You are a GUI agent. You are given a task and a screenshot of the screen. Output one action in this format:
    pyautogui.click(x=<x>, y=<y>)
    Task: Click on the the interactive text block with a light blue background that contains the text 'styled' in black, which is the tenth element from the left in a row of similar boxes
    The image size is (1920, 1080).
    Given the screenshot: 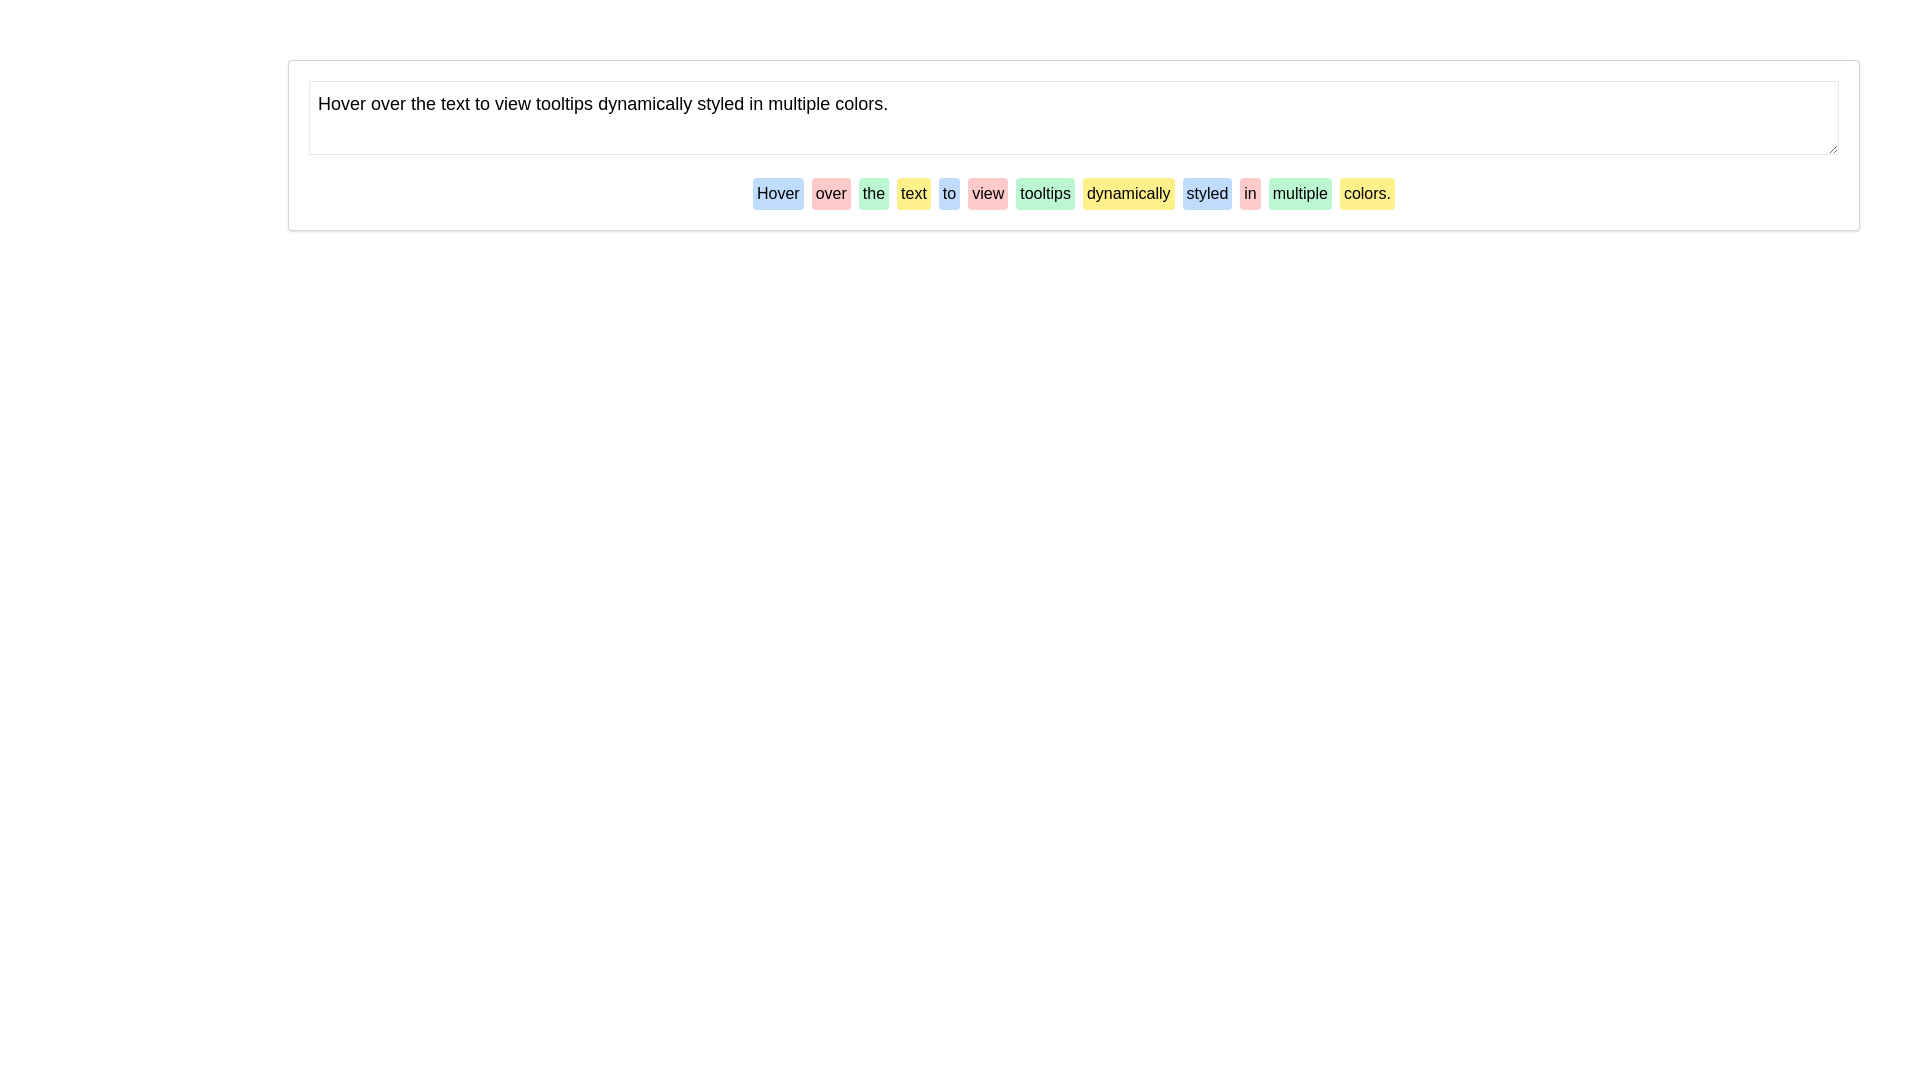 What is the action you would take?
    pyautogui.click(x=1206, y=193)
    